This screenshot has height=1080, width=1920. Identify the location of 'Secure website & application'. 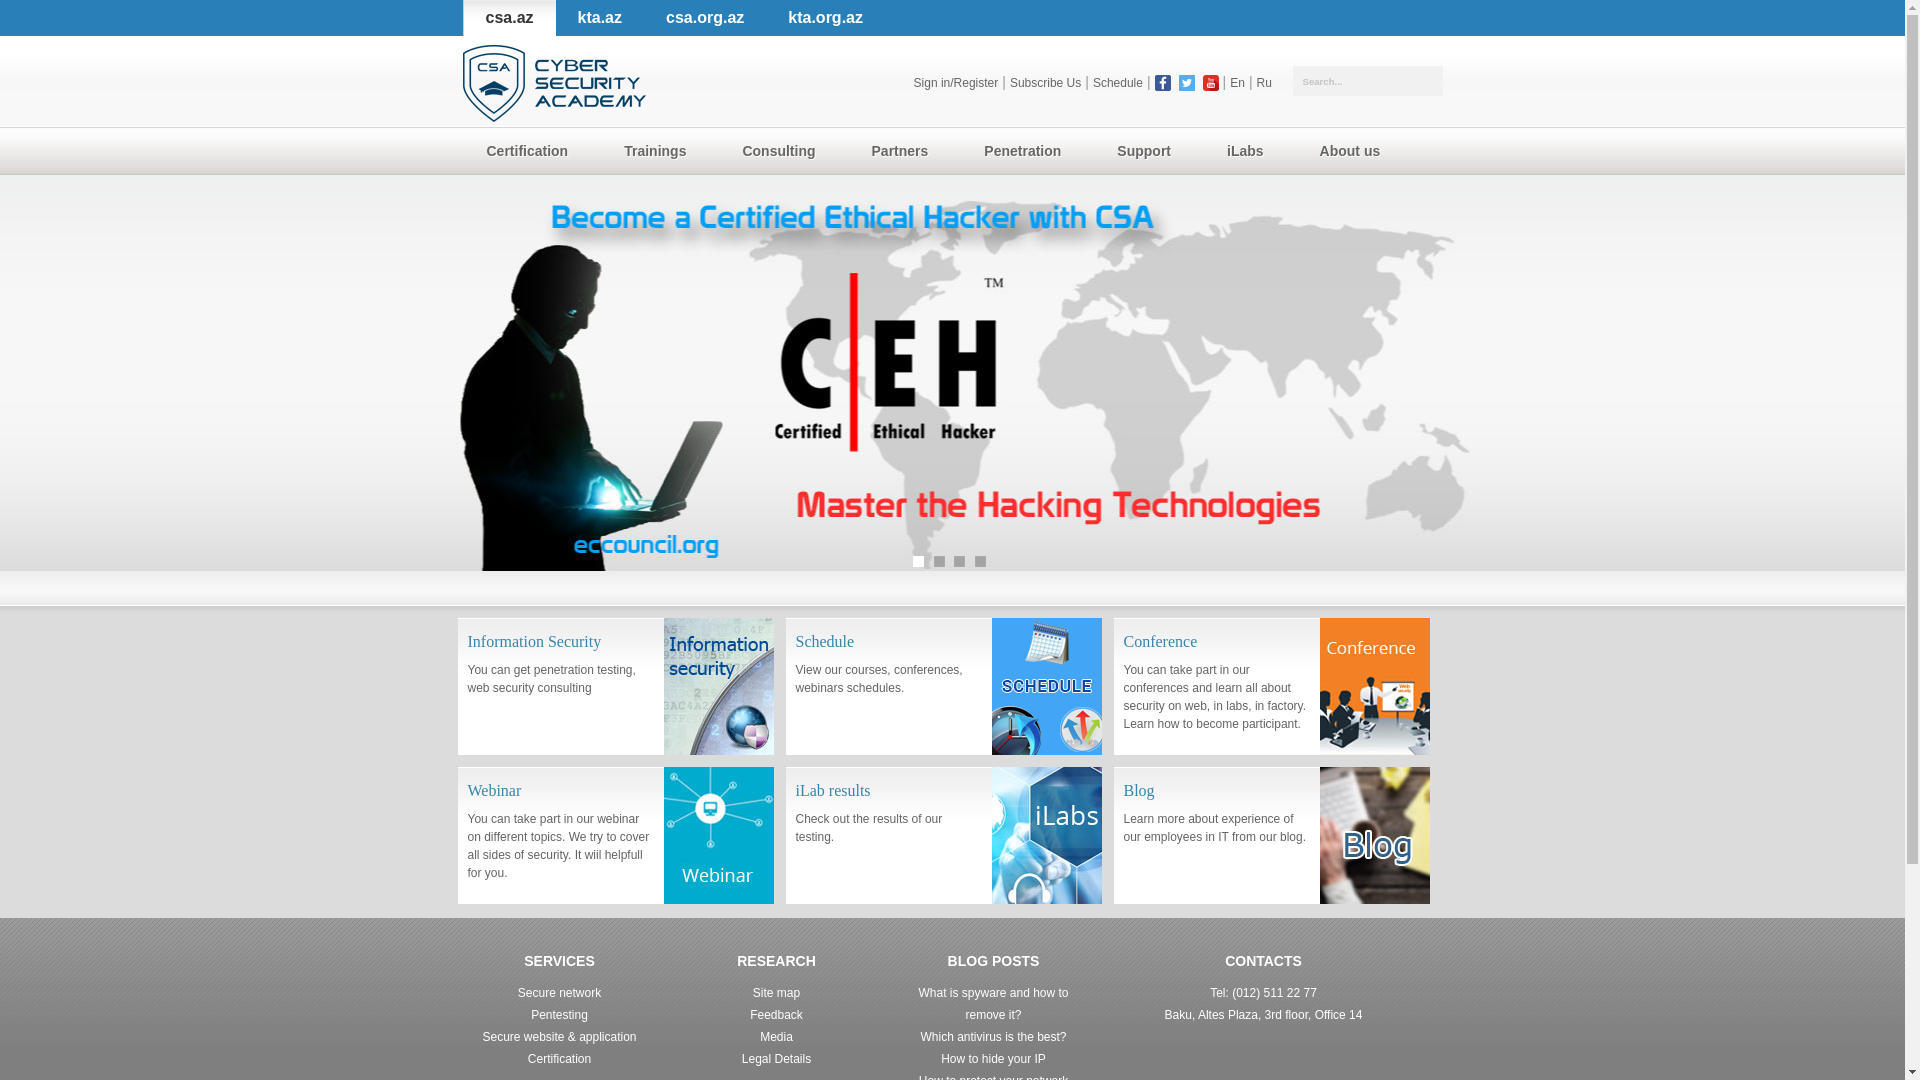
(558, 1036).